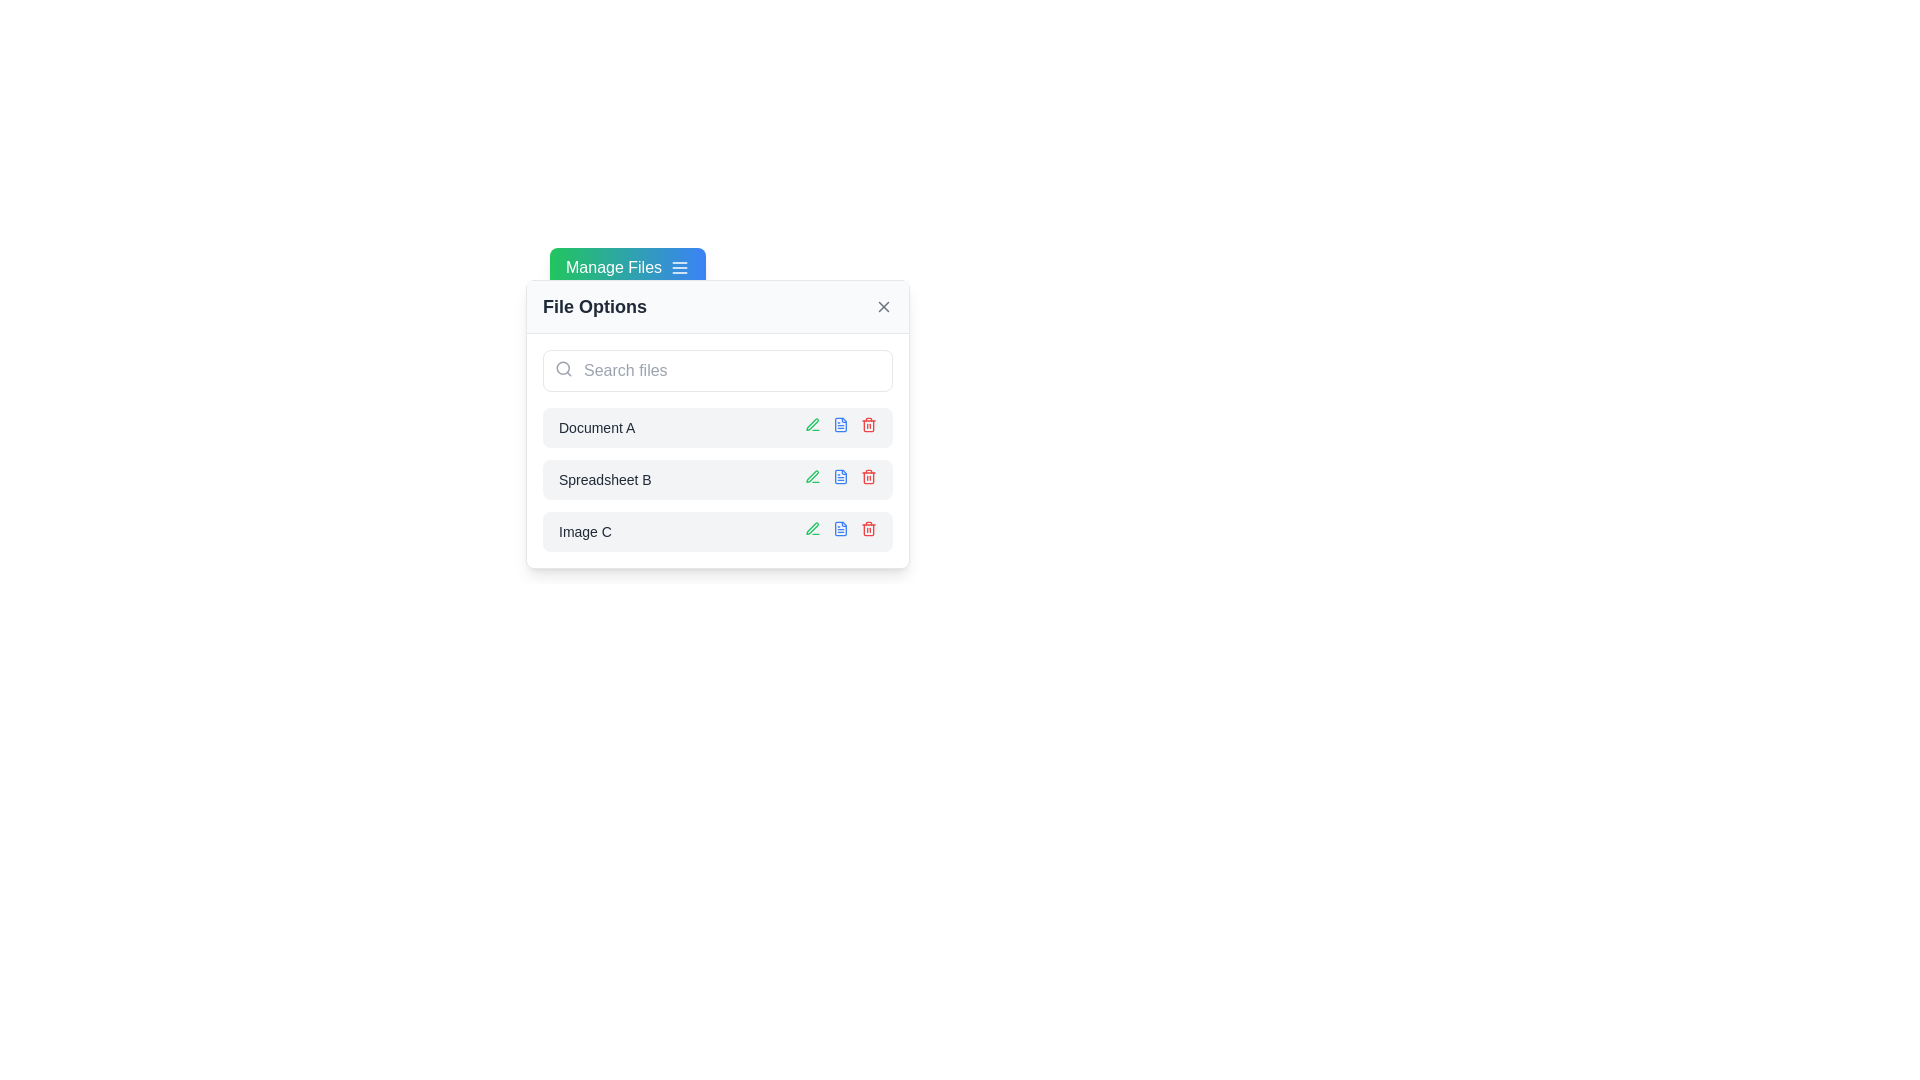 This screenshot has width=1920, height=1080. I want to click on the first icon button in the row, which is designed for editing and has a pen-like appearance, so click(812, 477).